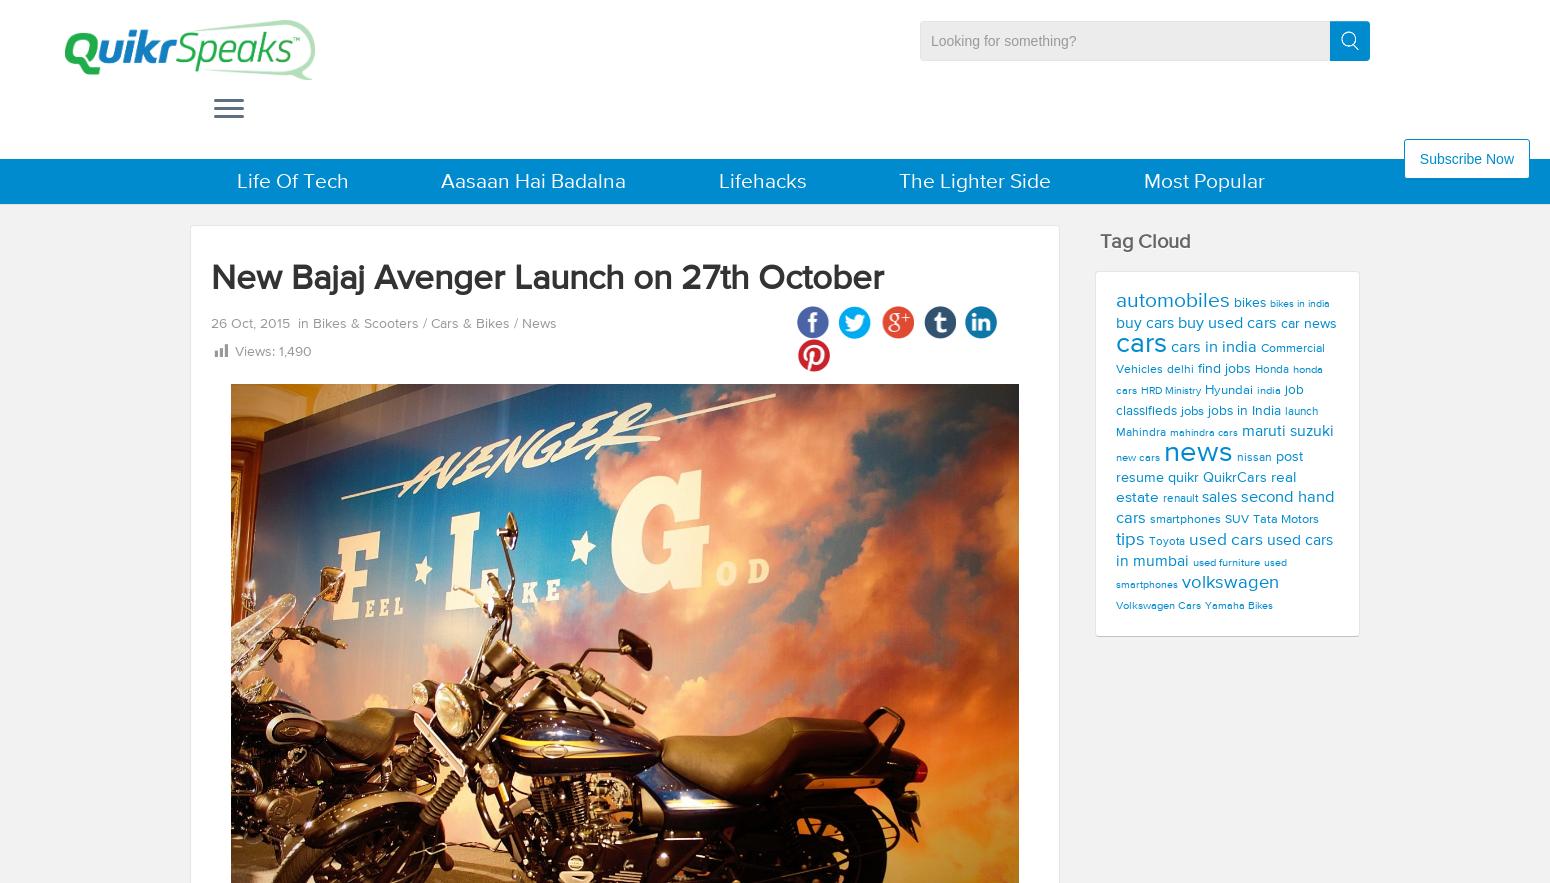 This screenshot has width=1550, height=883. I want to click on 'New Bajaj Avenger Launch on 27th October', so click(209, 279).